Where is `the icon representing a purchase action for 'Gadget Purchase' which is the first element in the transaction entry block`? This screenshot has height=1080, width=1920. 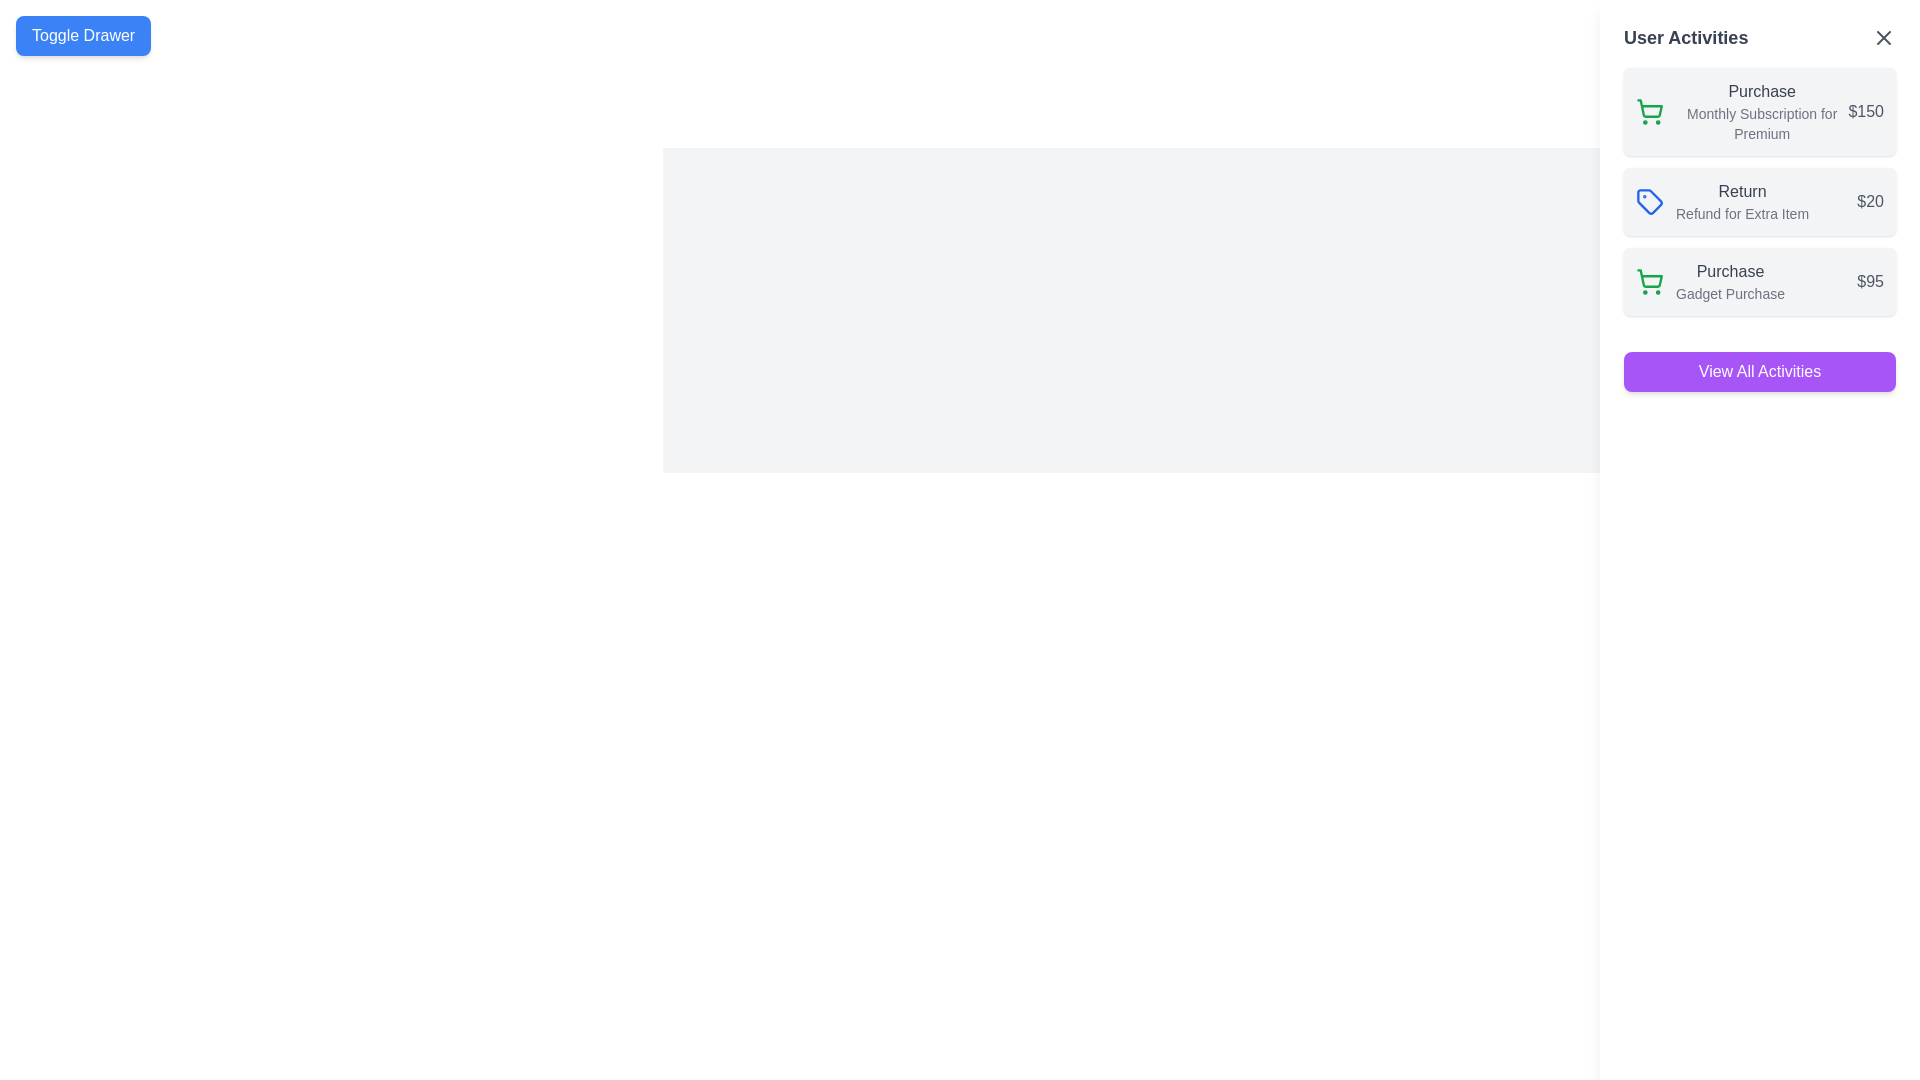 the icon representing a purchase action for 'Gadget Purchase' which is the first element in the transaction entry block is located at coordinates (1650, 281).